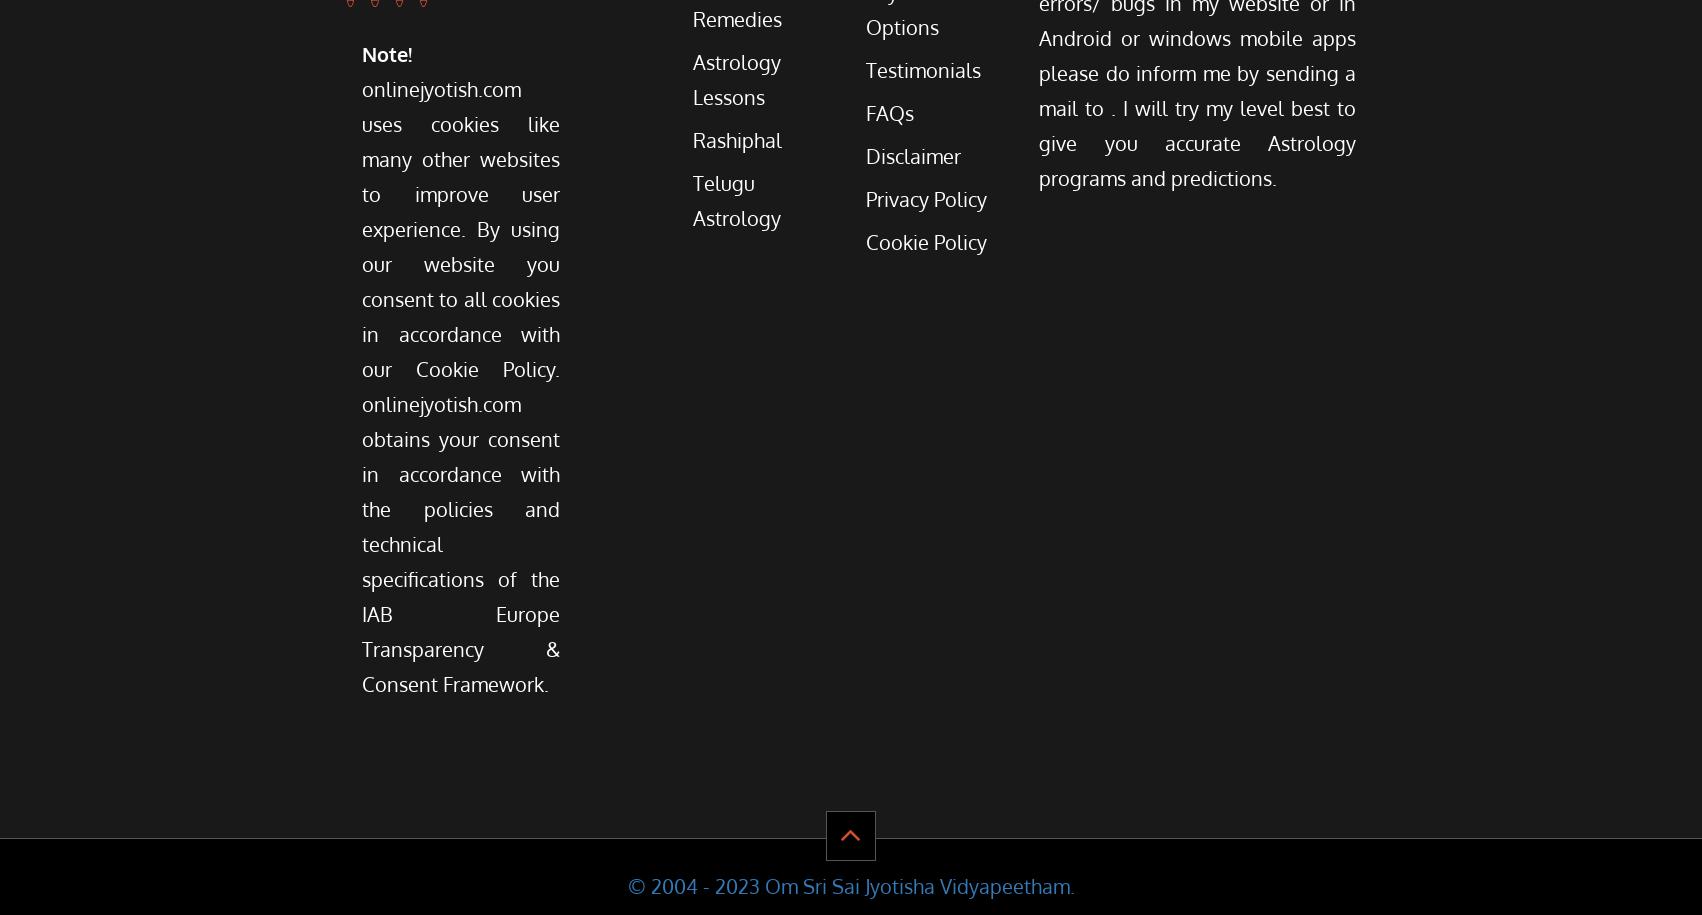 This screenshot has width=1702, height=915. I want to click on 'Telugu Astrology', so click(692, 199).